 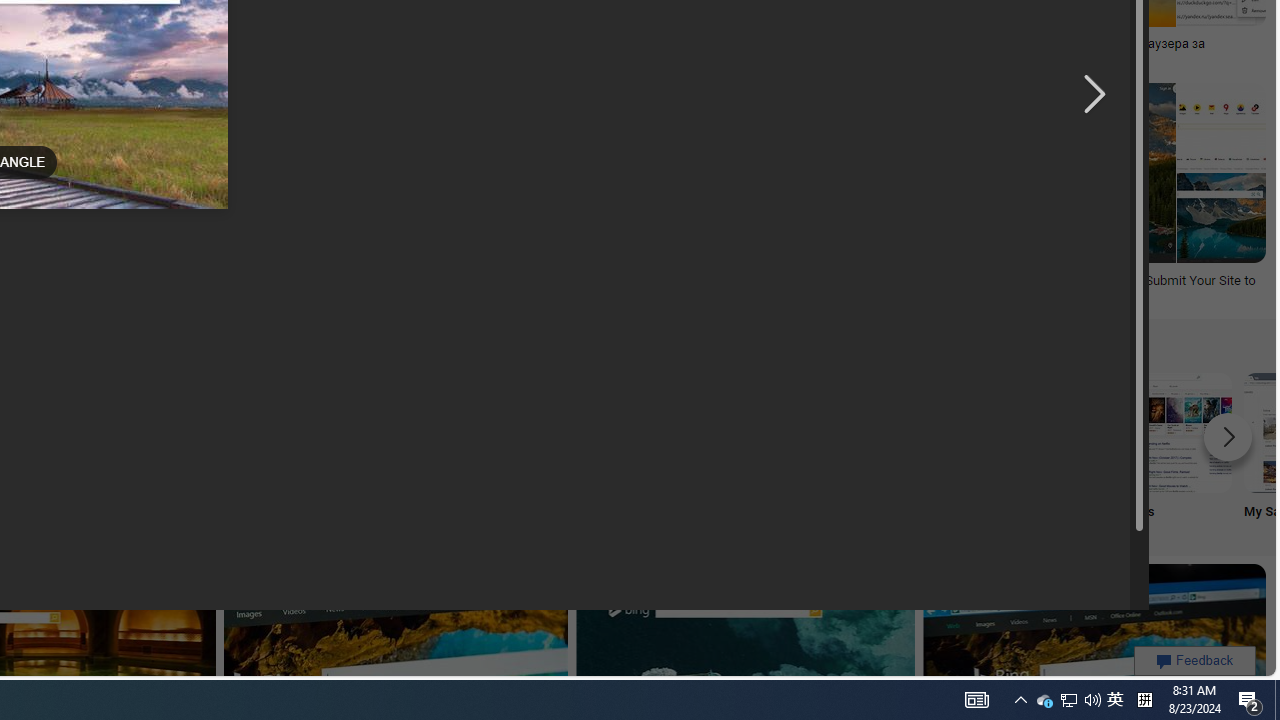 I want to click on 'New Bing Image Search', so click(x=774, y=431).